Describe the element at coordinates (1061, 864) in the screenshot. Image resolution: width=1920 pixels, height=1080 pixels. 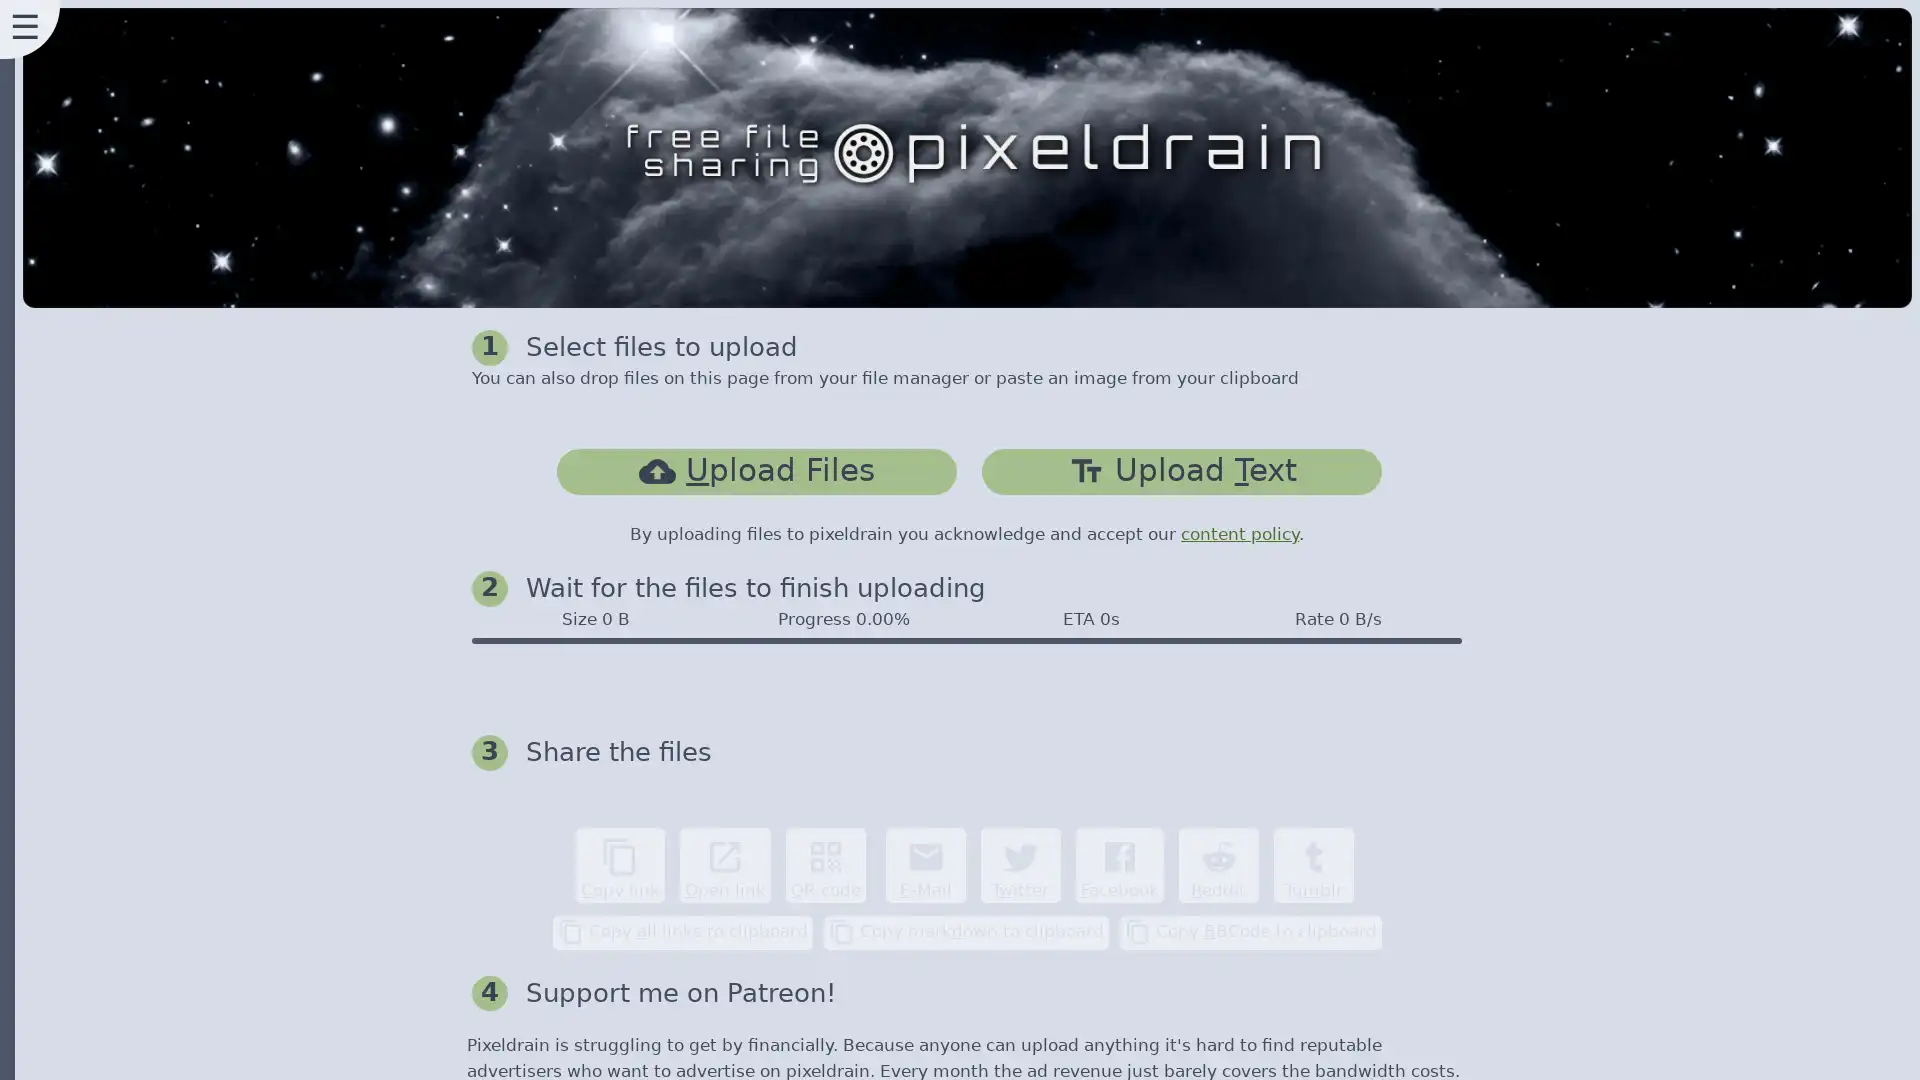
I see `email E-Mail` at that location.